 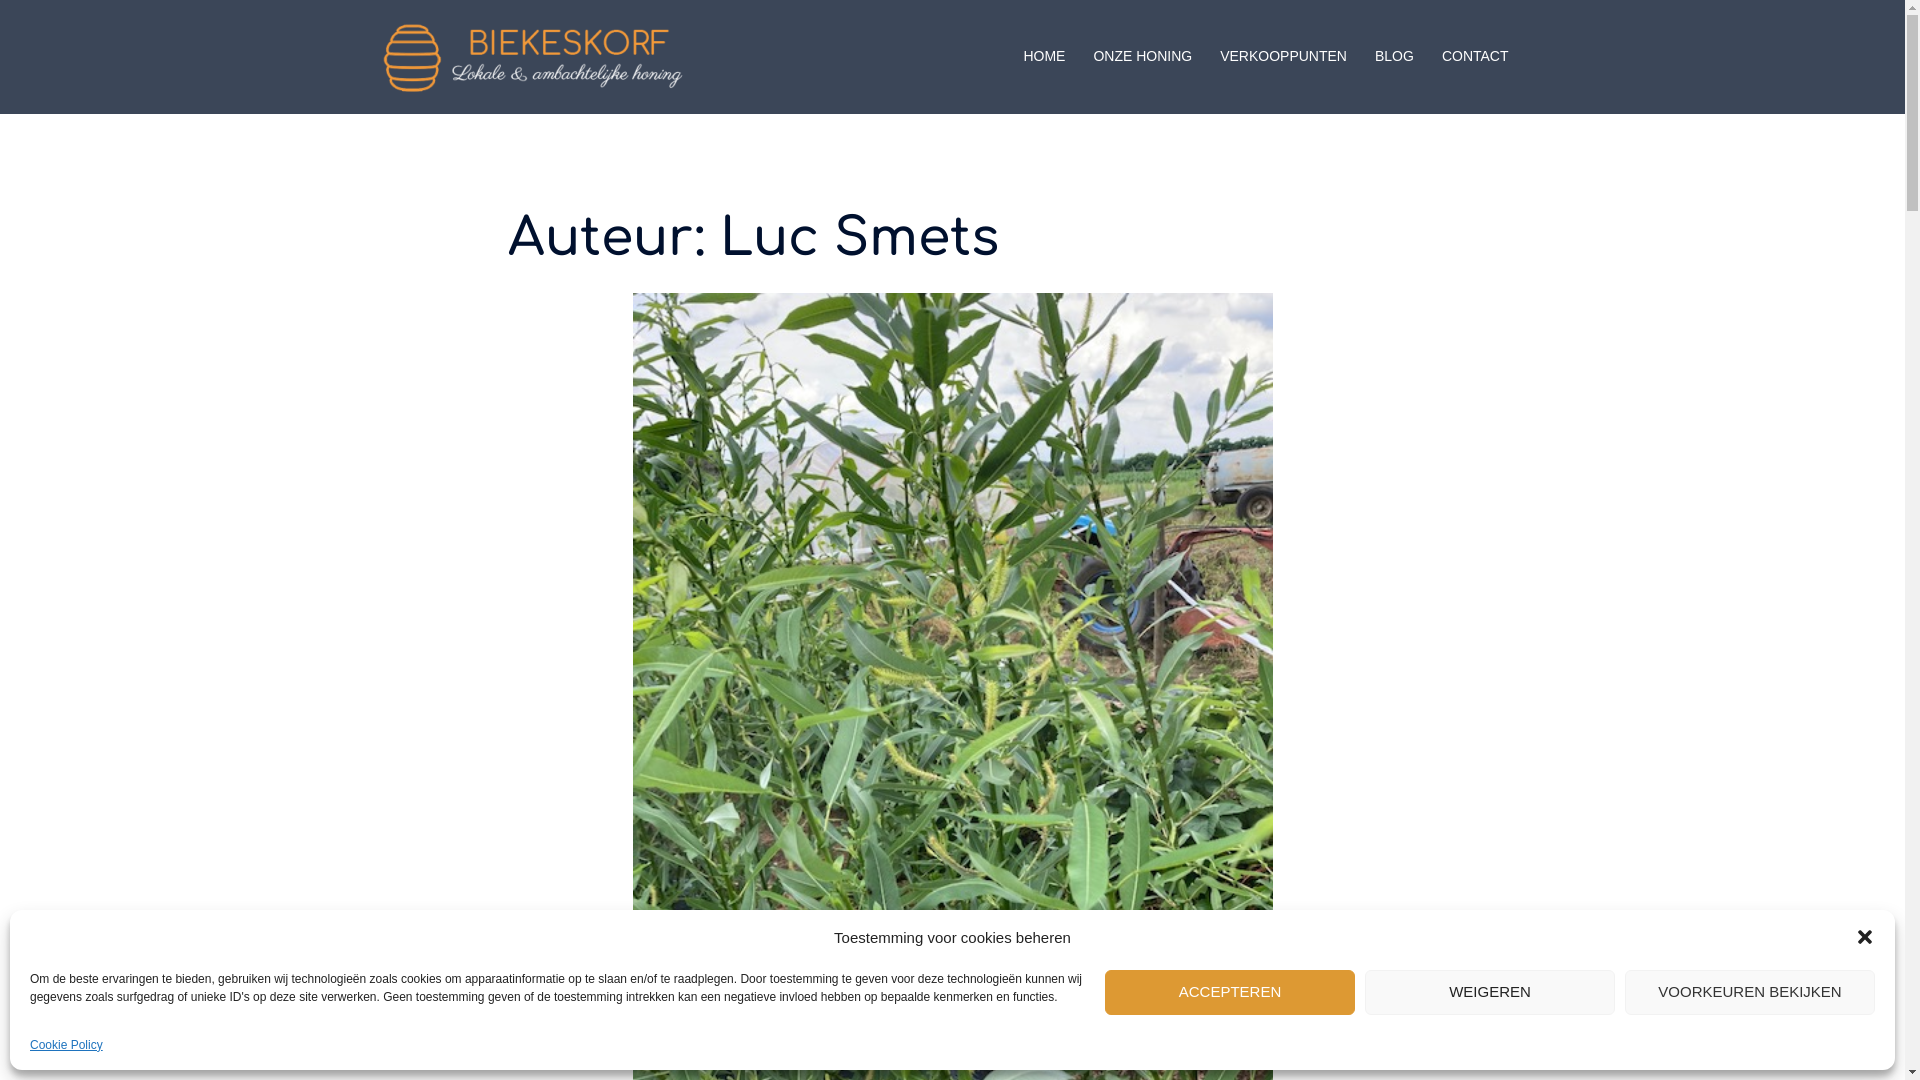 I want to click on 'ACCEPTEREN', so click(x=1228, y=992).